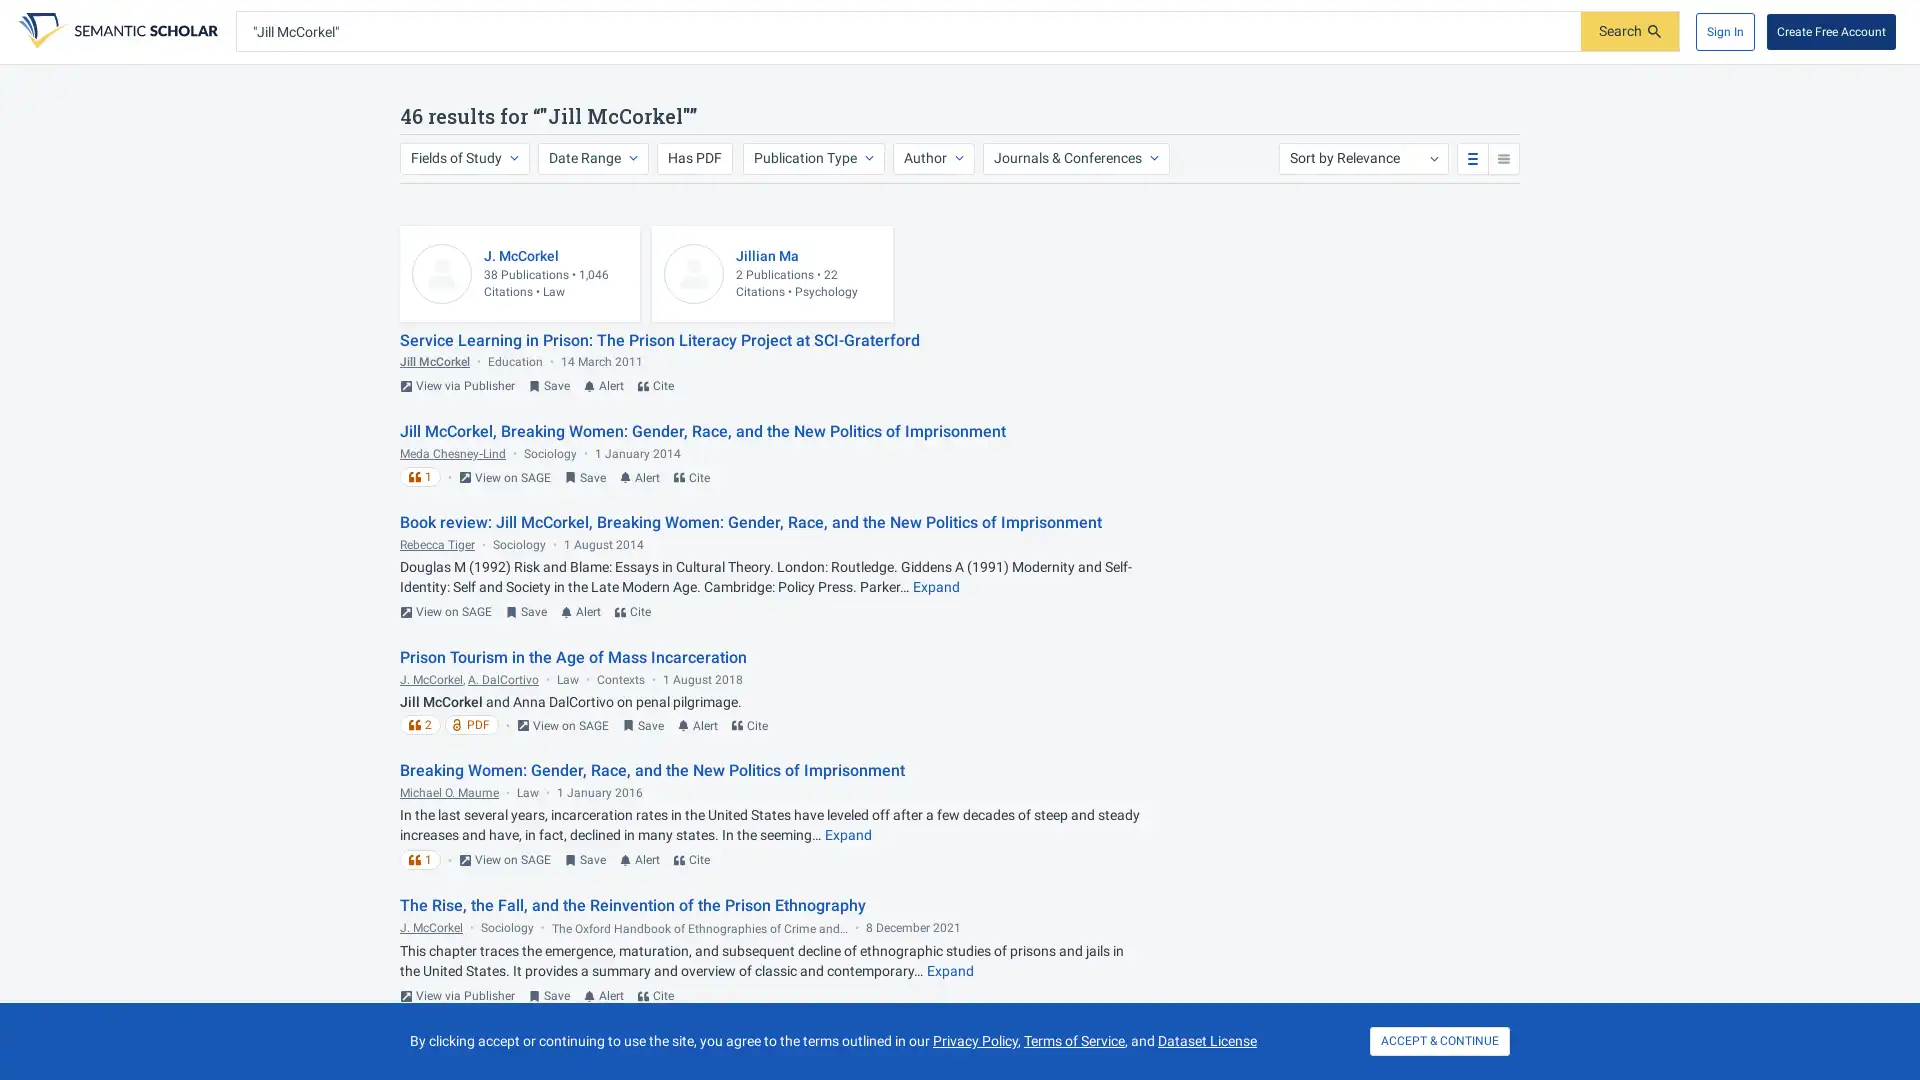 Image resolution: width=1920 pixels, height=1080 pixels. Describe the element at coordinates (949, 970) in the screenshot. I see `Expand truncated text` at that location.